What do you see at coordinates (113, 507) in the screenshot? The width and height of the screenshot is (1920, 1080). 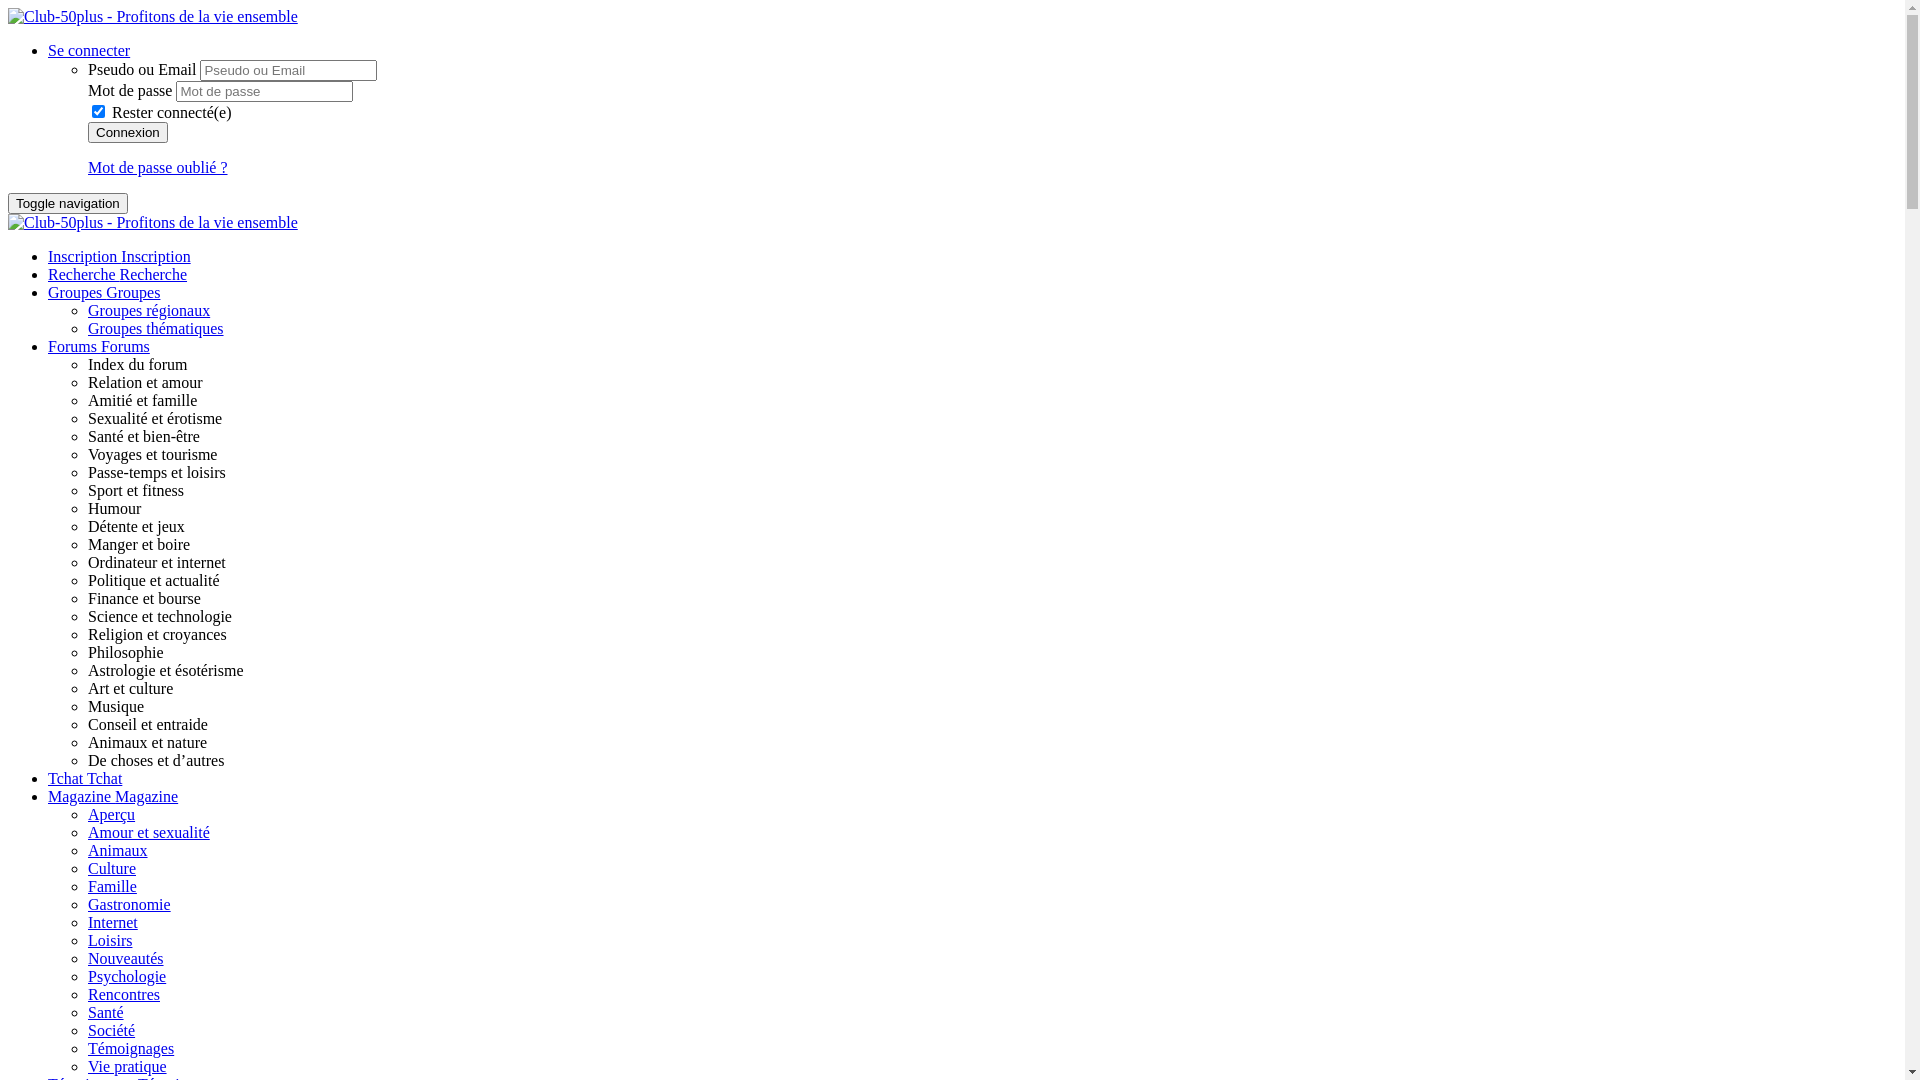 I see `'Humour'` at bounding box center [113, 507].